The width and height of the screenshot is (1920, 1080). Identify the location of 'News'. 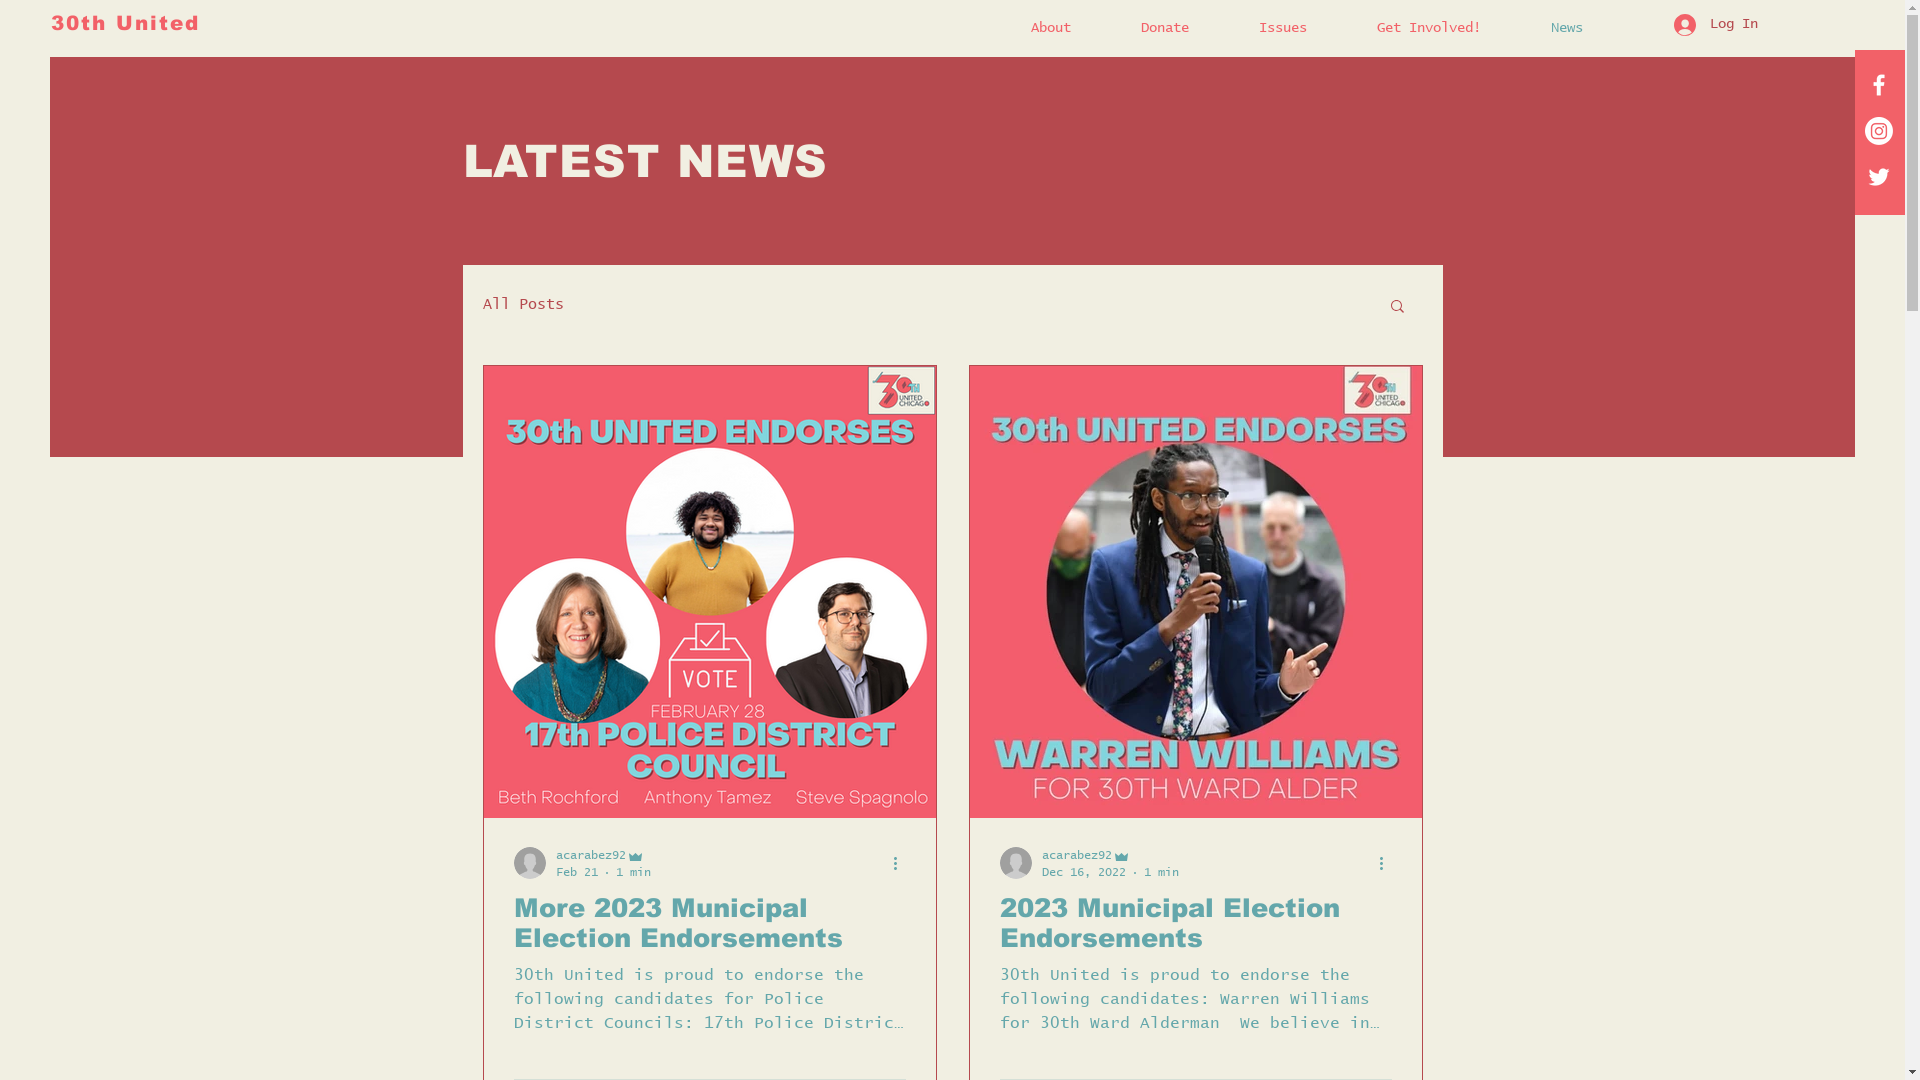
(1586, 27).